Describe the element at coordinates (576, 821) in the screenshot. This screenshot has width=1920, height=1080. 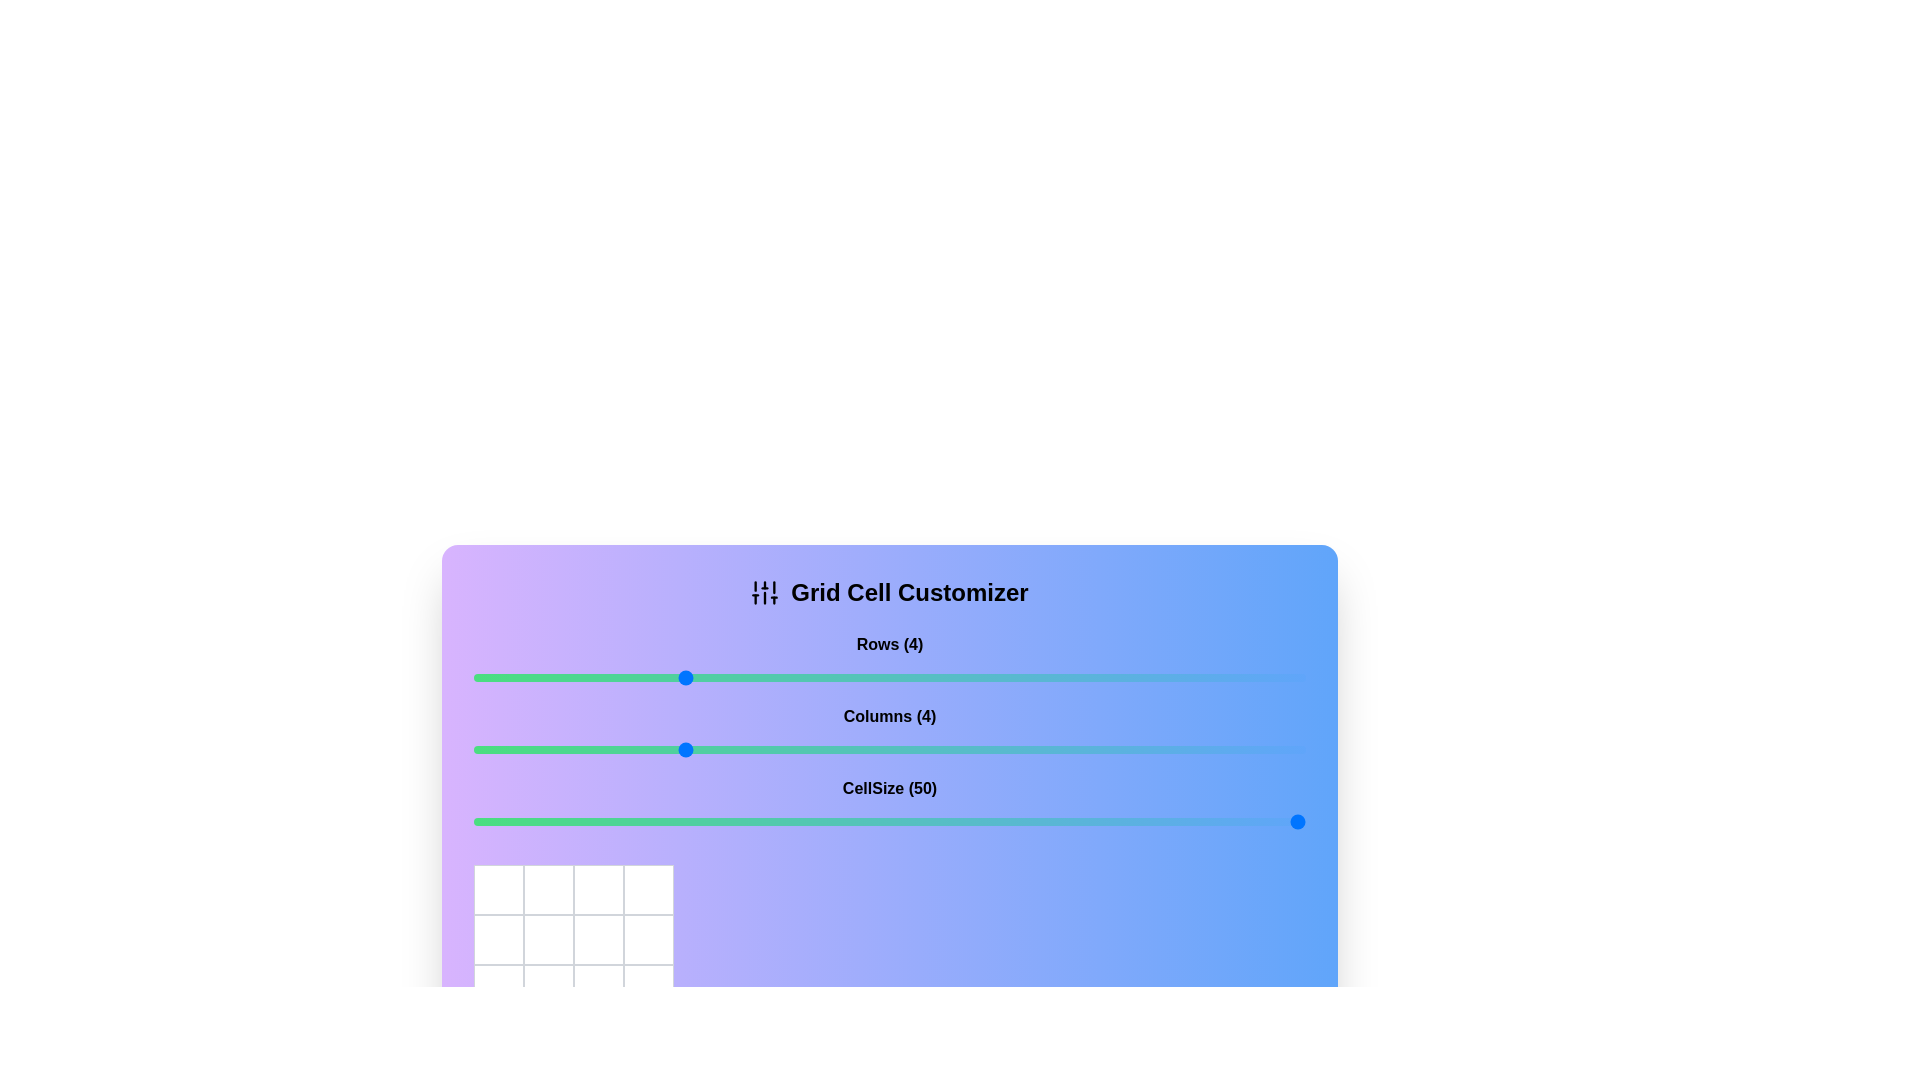
I see `the 'CellSize' slider to 3 value` at that location.